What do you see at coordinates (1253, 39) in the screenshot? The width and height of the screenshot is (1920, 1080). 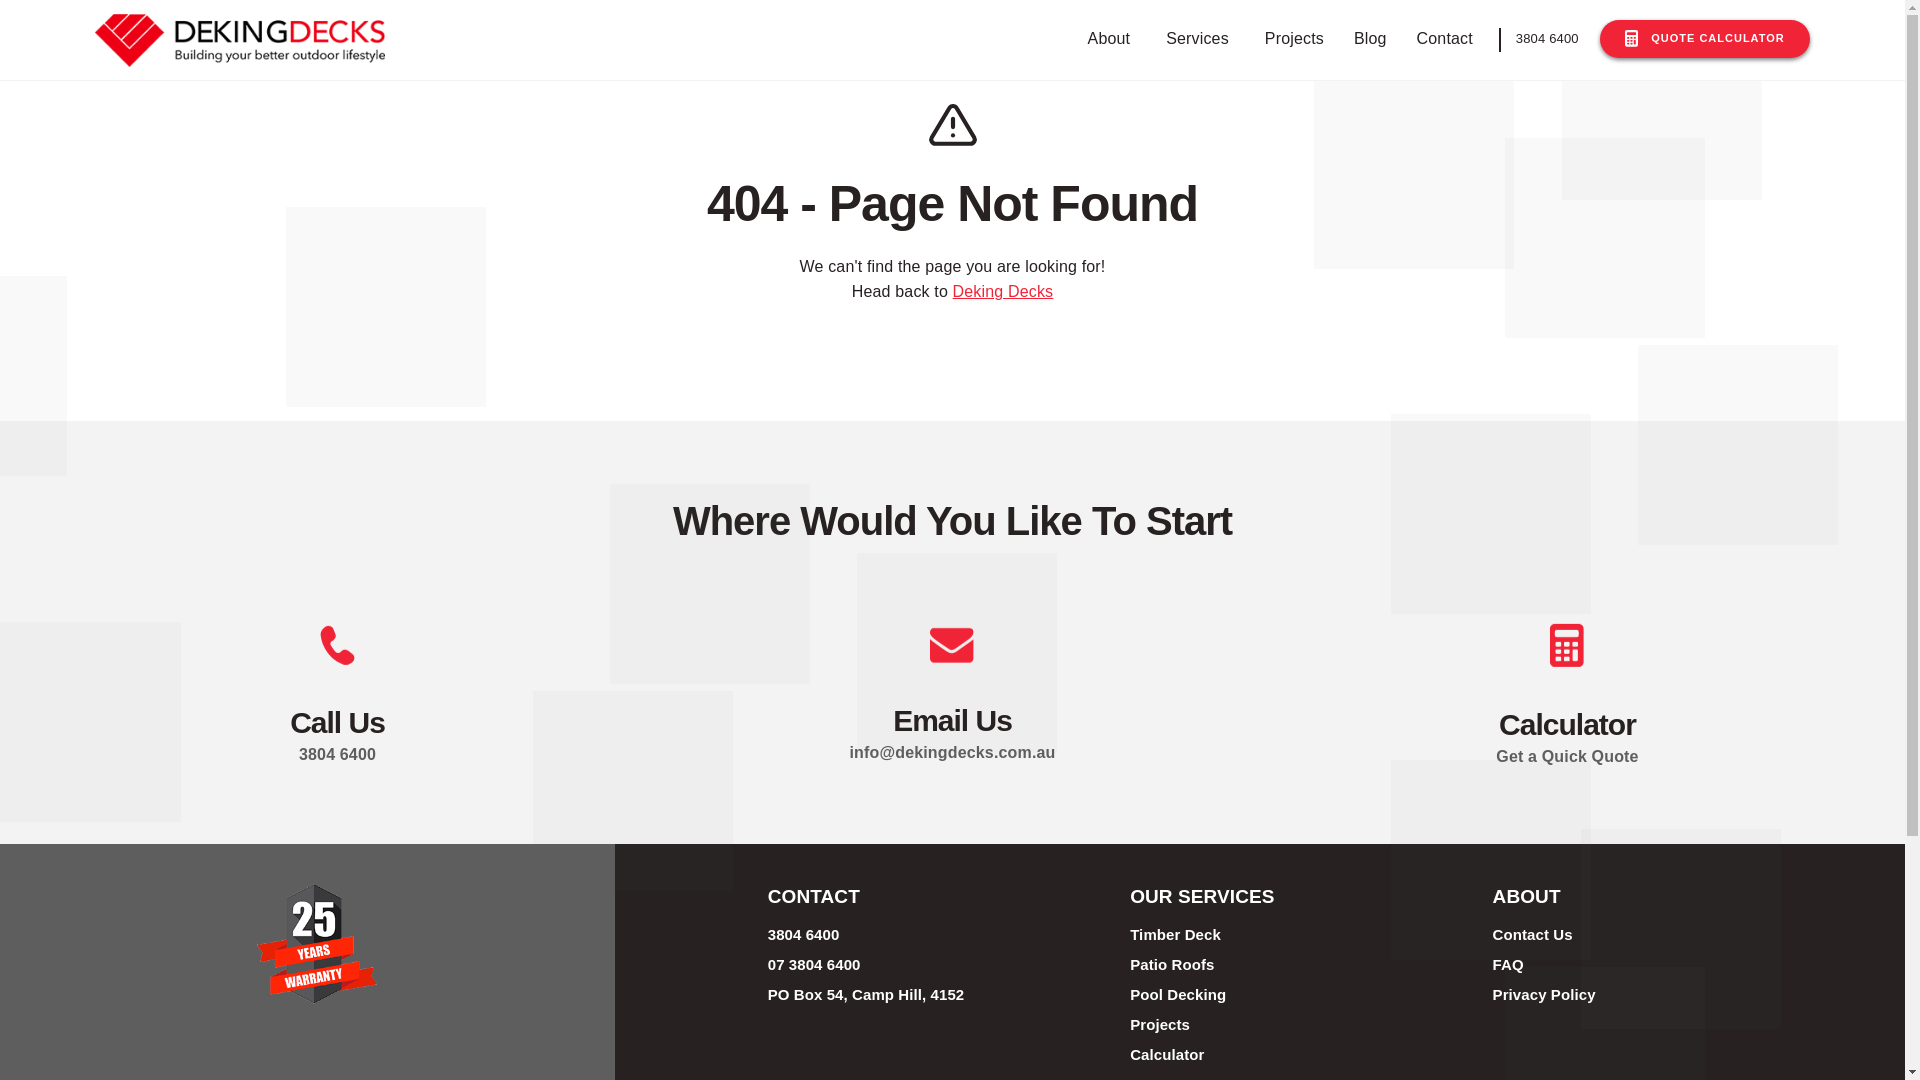 I see `'Projects'` at bounding box center [1253, 39].